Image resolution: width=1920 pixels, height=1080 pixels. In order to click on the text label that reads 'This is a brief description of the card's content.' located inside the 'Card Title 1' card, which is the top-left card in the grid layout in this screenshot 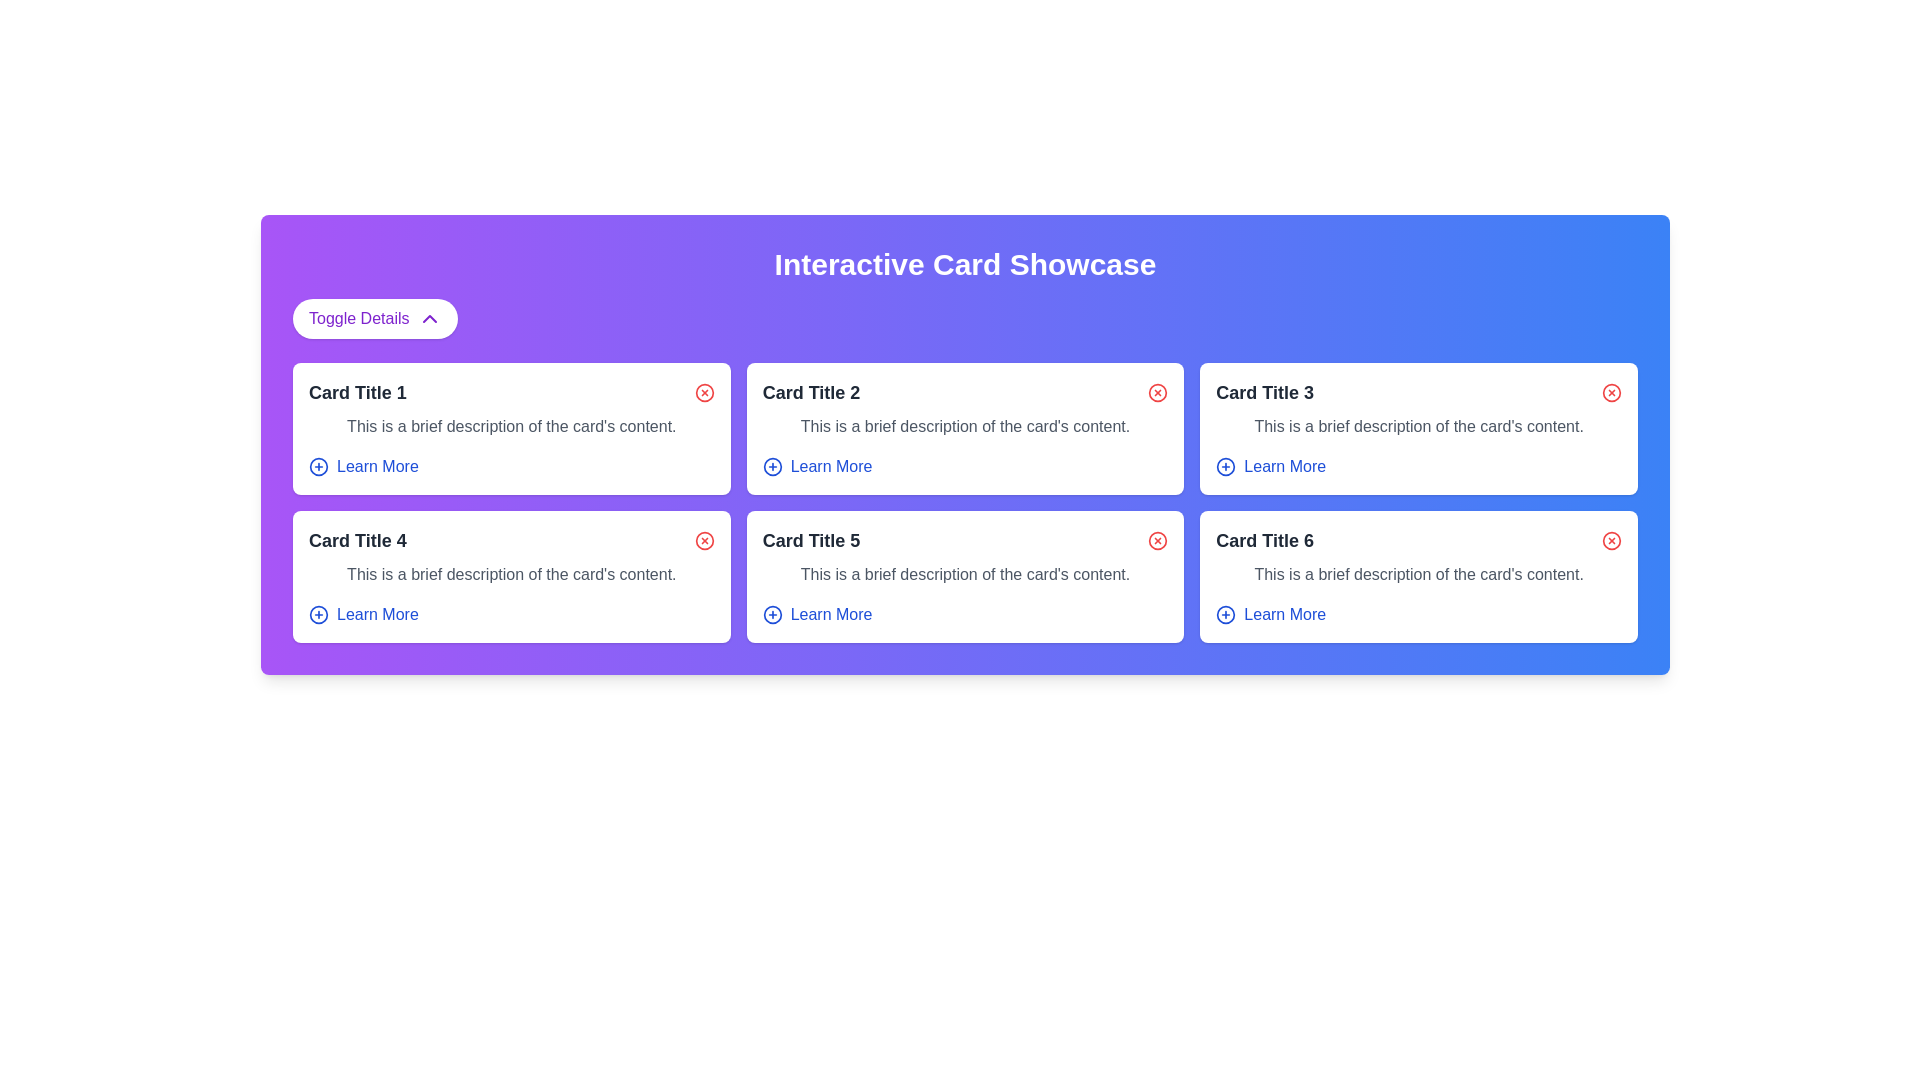, I will do `click(511, 426)`.